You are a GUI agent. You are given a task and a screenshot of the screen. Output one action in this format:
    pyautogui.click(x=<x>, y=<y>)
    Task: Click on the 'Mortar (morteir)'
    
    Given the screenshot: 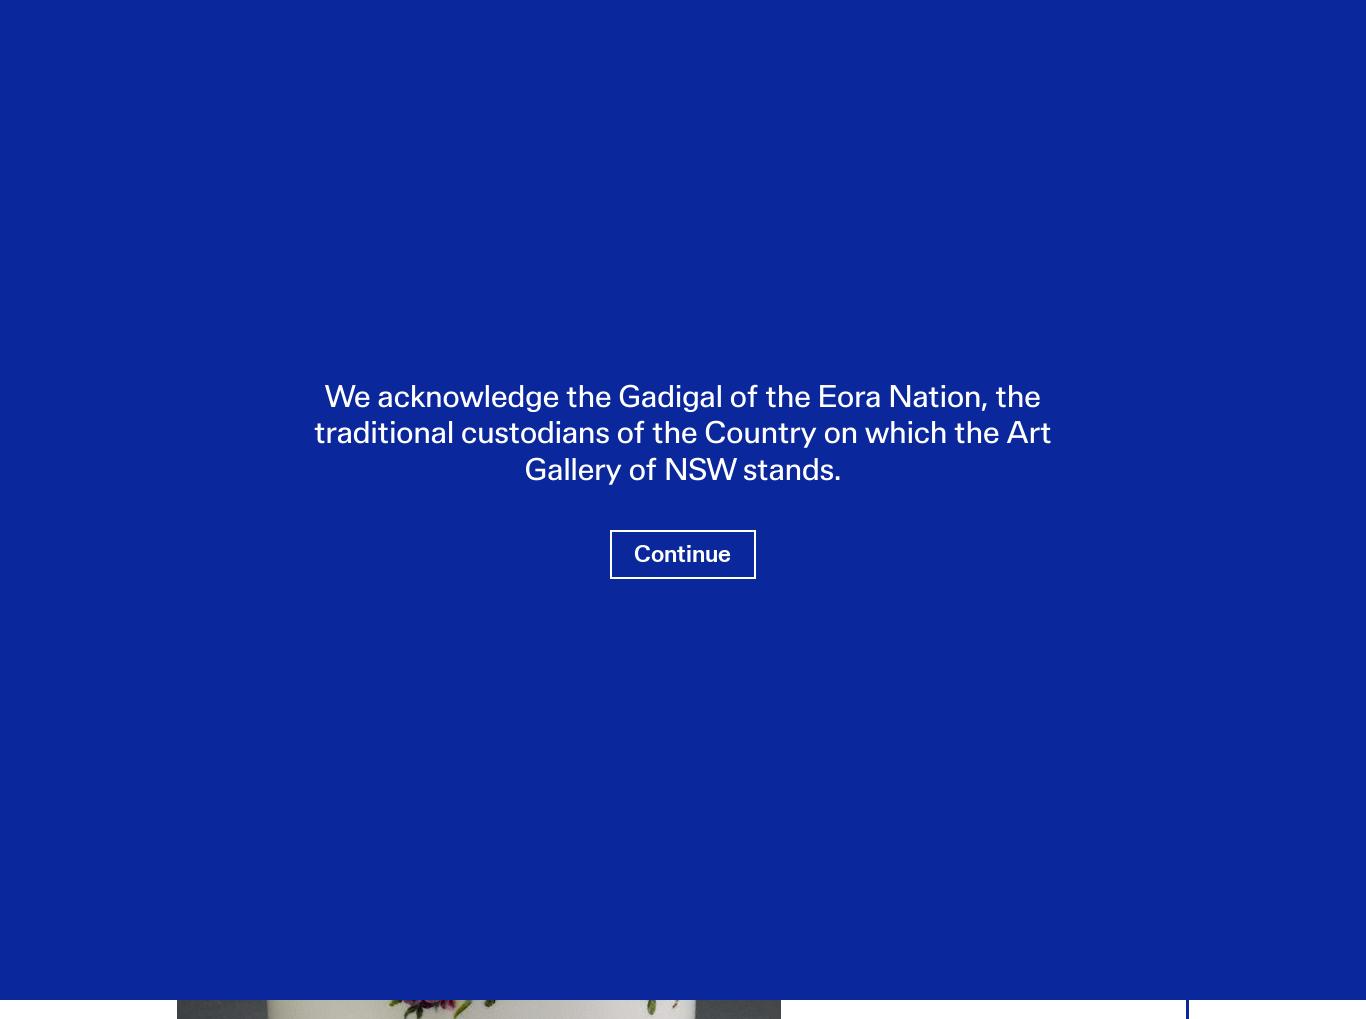 What is the action you would take?
    pyautogui.click(x=174, y=345)
    